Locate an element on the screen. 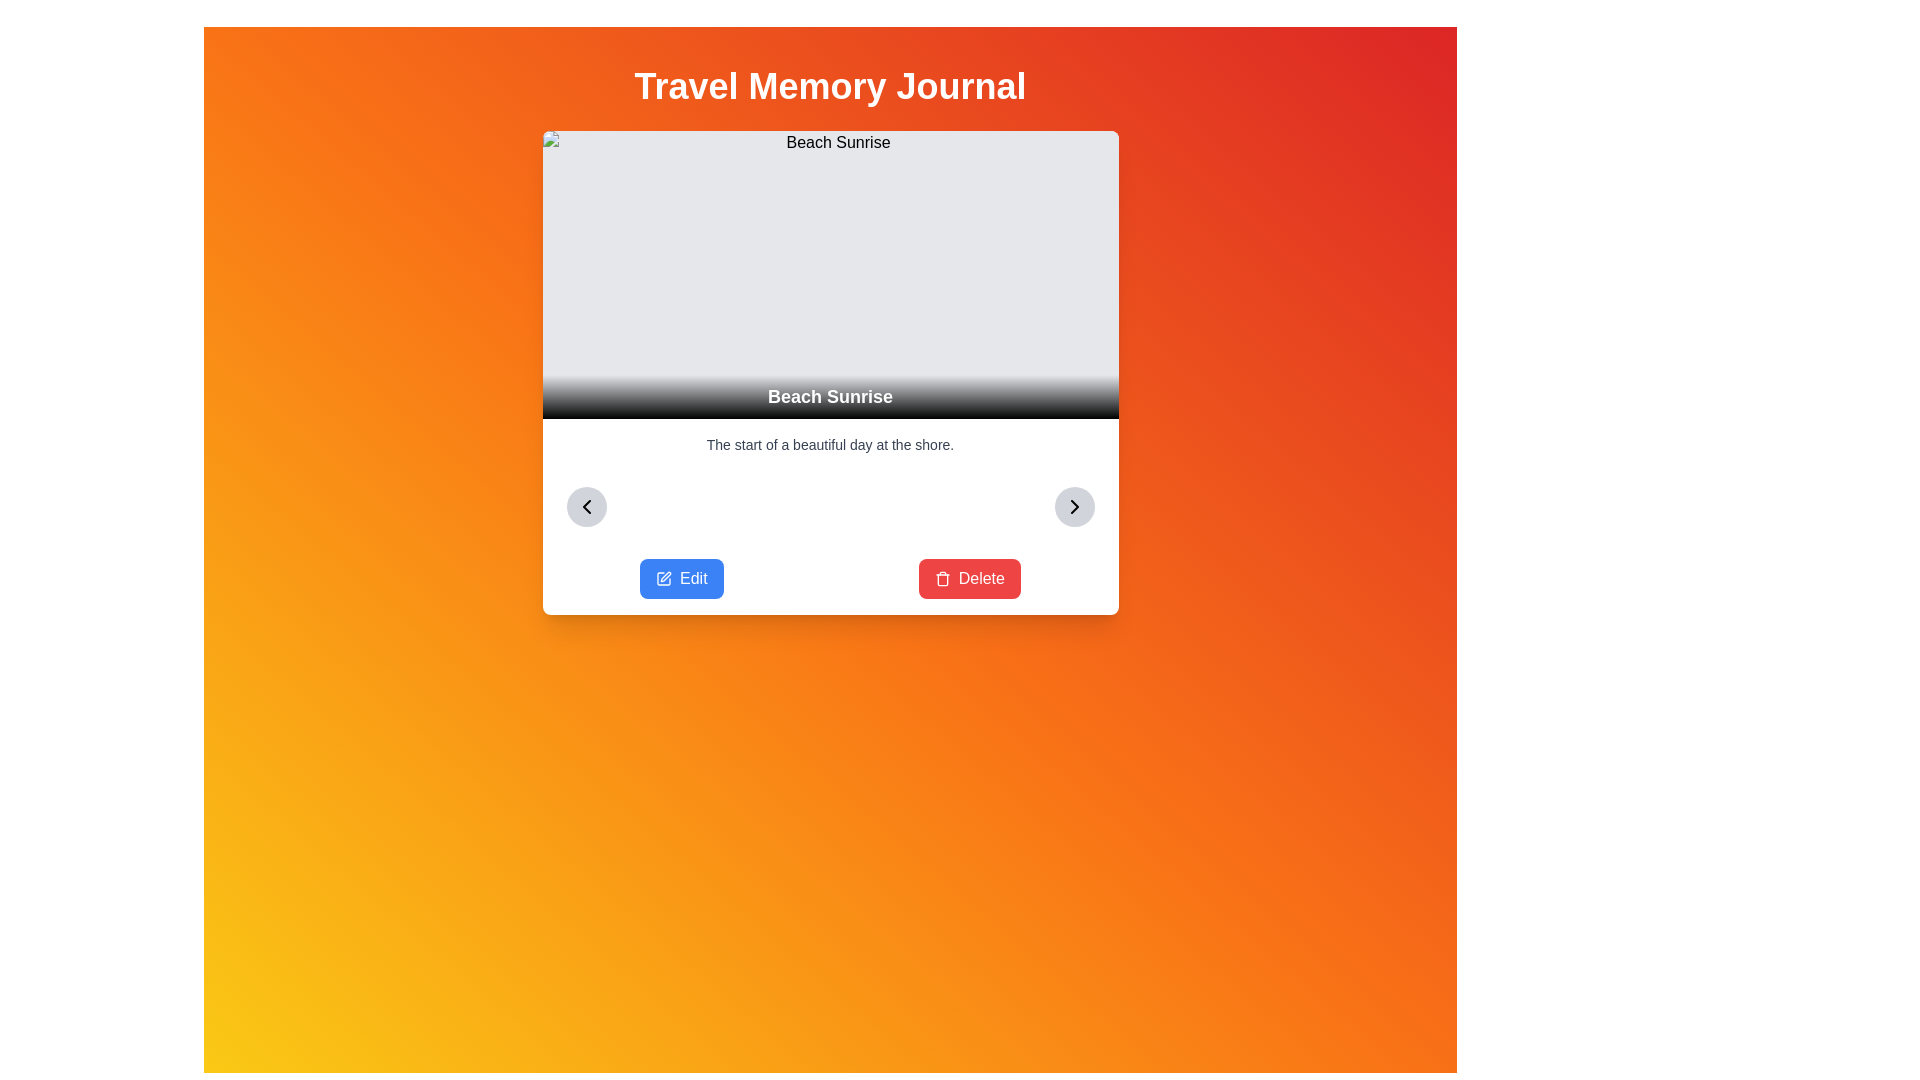  the chevron icon button located in the bottom-right corner of the card interface is located at coordinates (1073, 505).